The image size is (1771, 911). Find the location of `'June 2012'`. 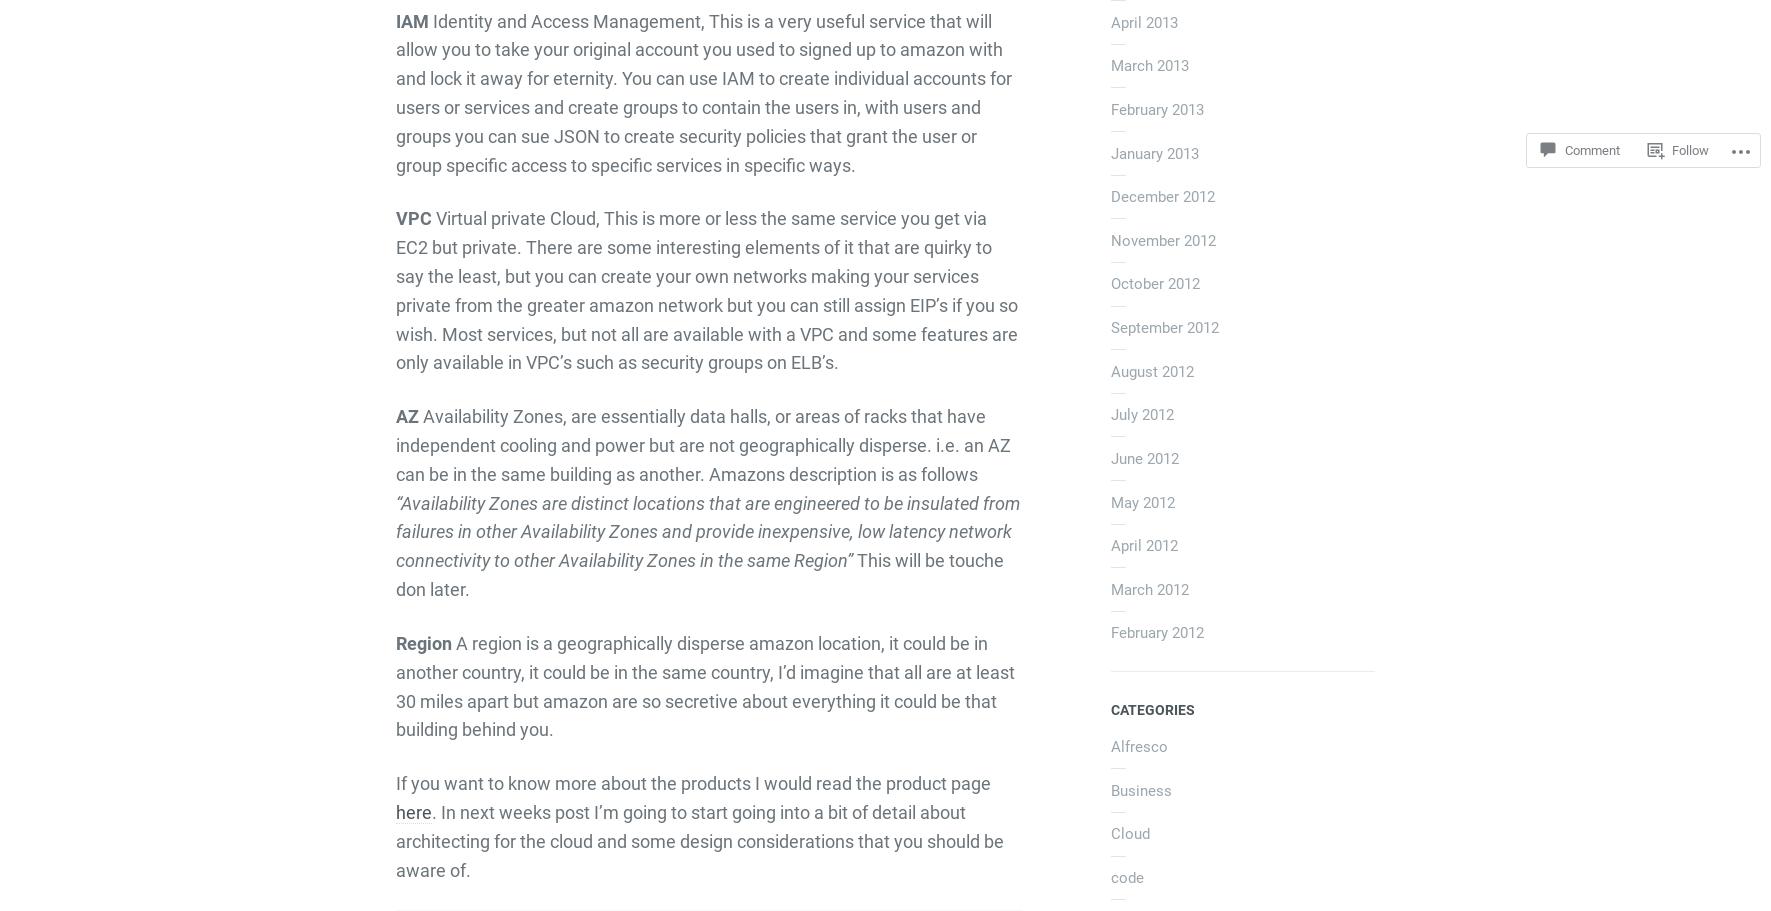

'June 2012' is located at coordinates (1144, 456).